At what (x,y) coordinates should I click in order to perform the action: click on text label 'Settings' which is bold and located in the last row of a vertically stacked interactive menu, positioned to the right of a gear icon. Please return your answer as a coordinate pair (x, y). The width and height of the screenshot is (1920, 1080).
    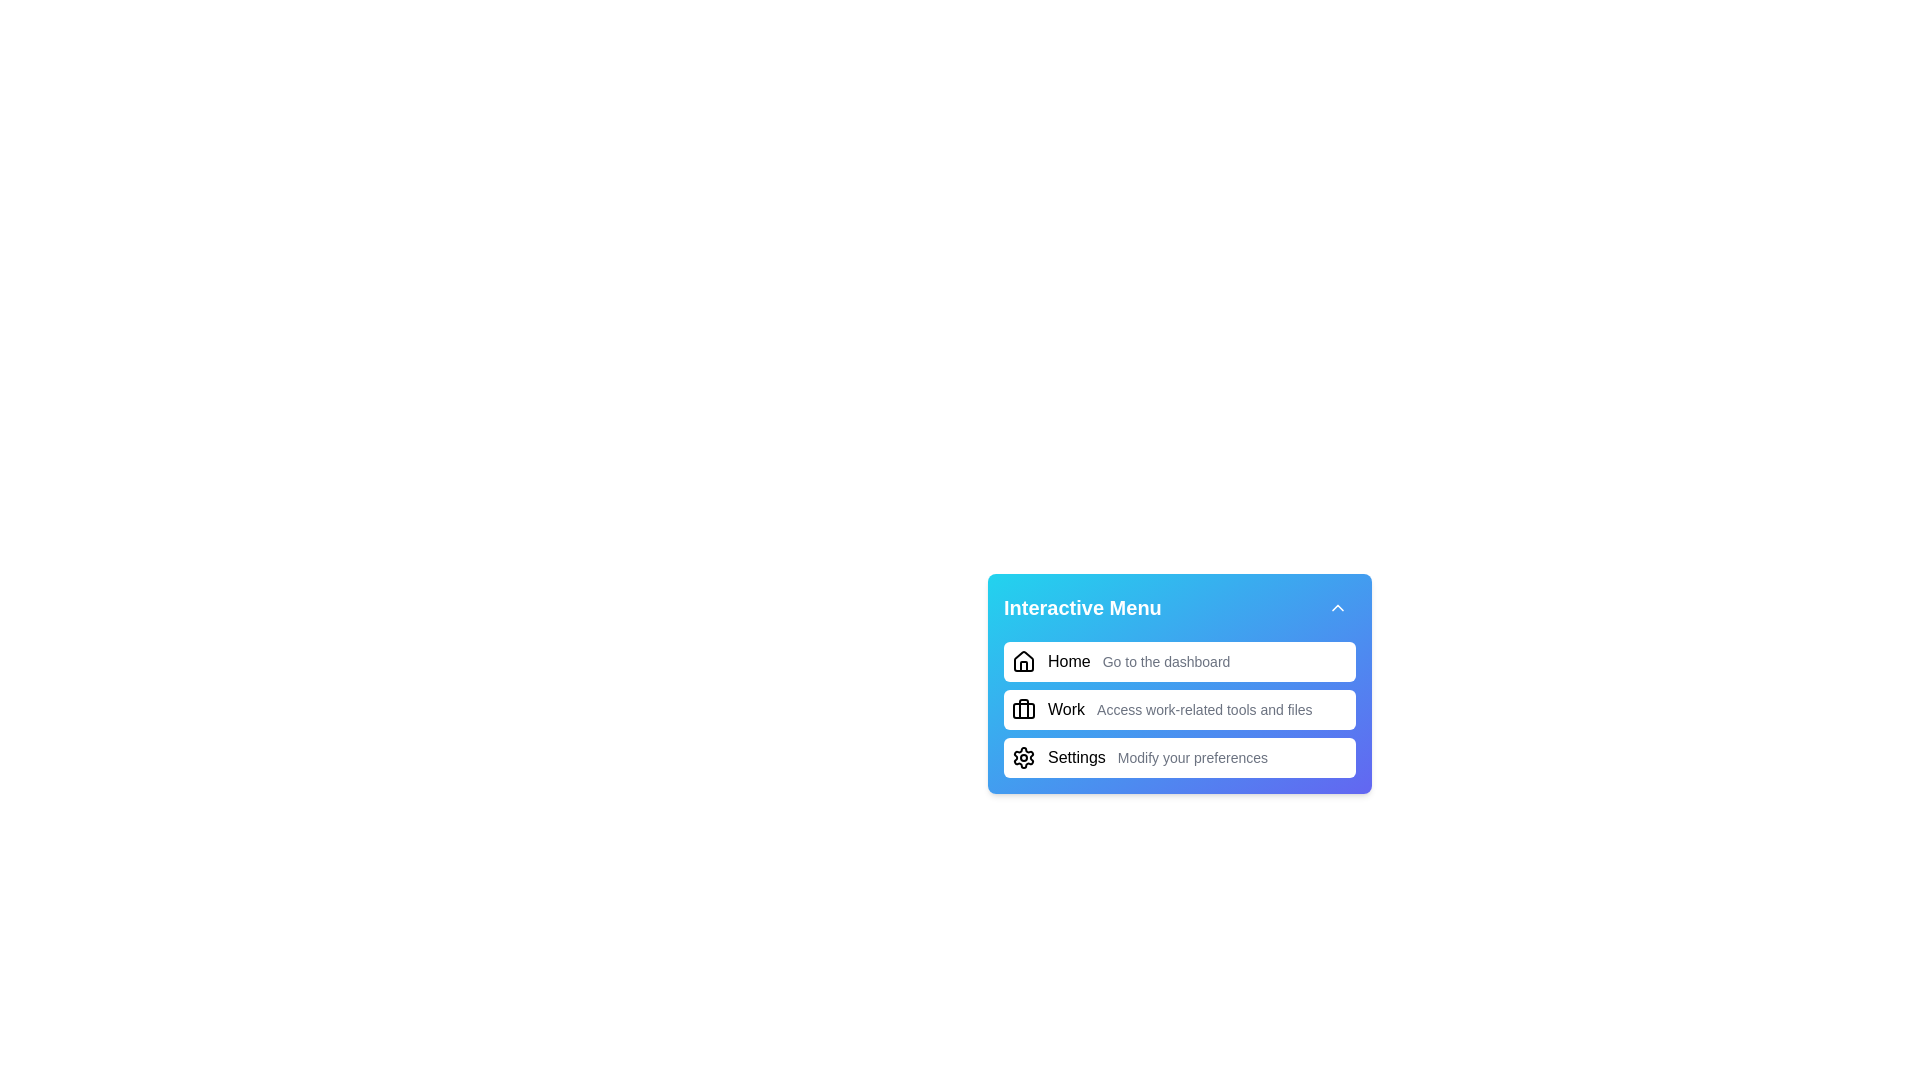
    Looking at the image, I should click on (1075, 758).